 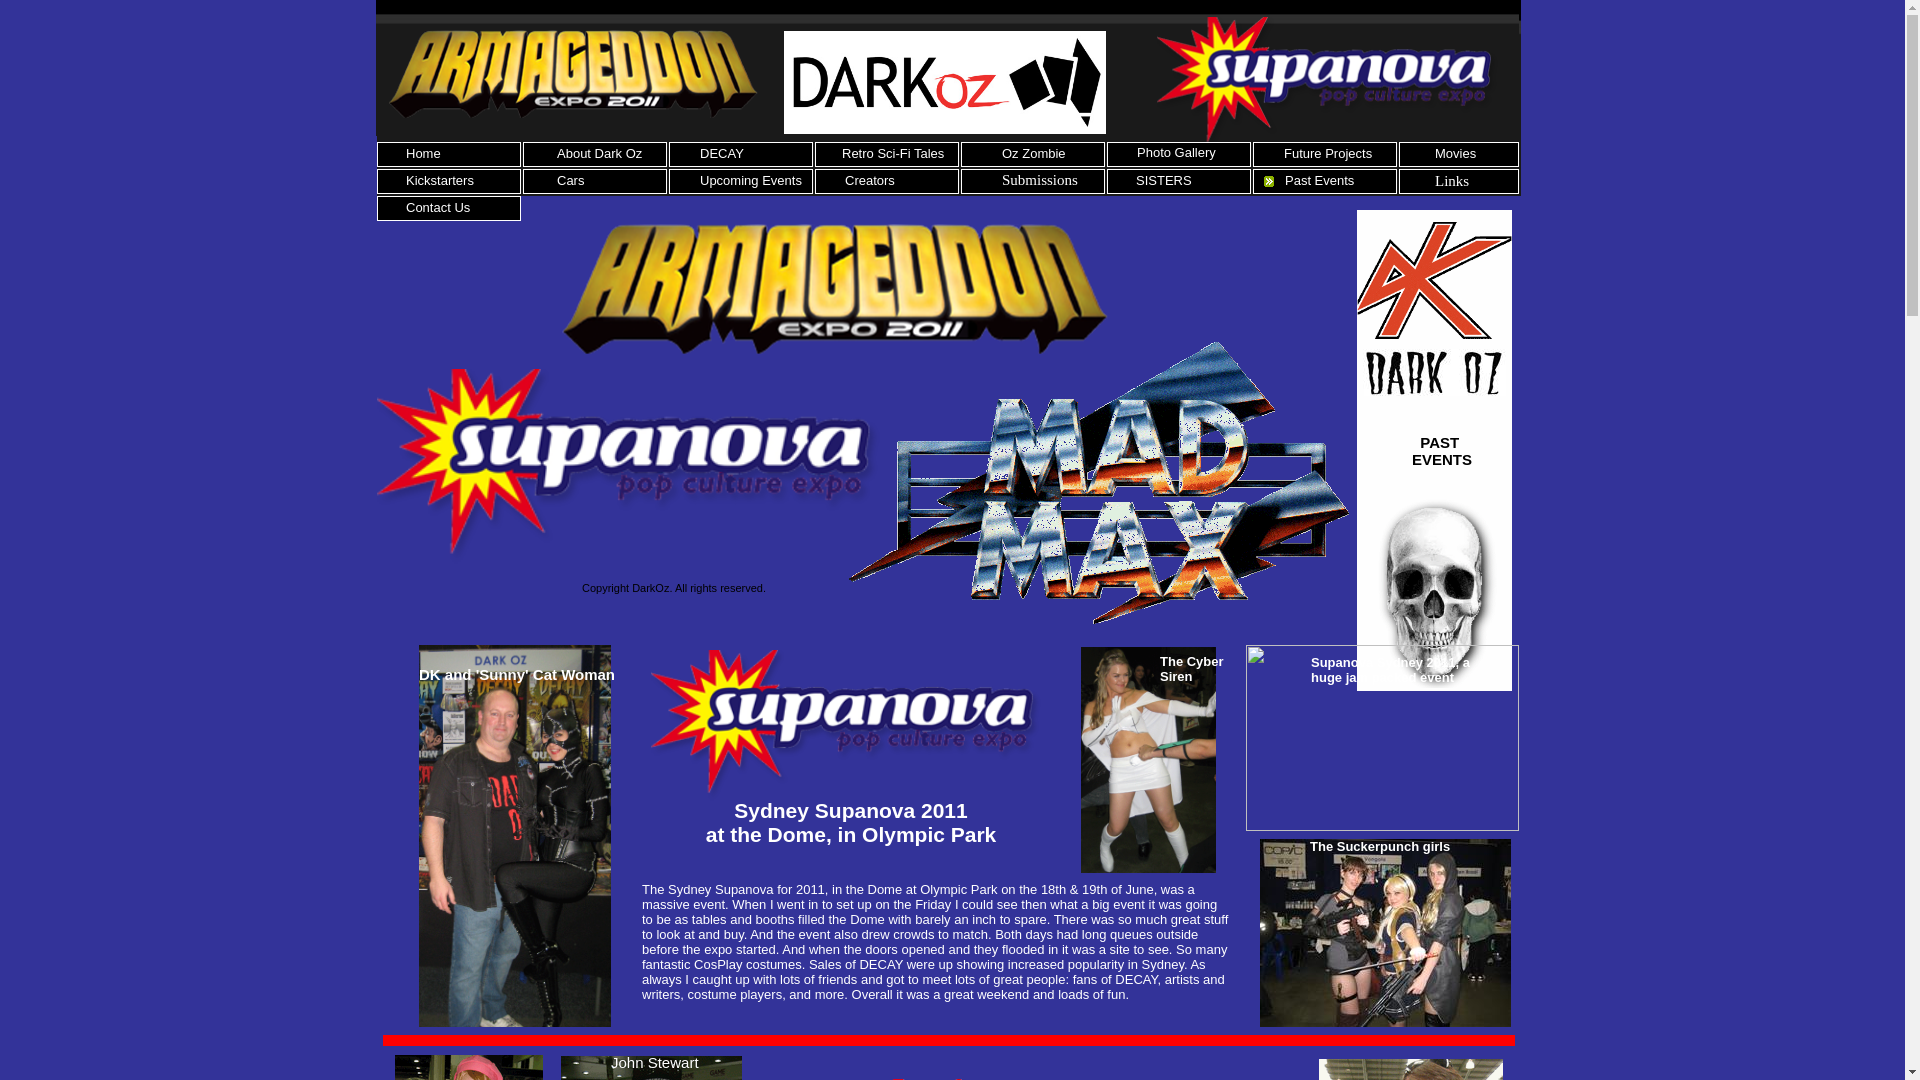 What do you see at coordinates (1040, 180) in the screenshot?
I see `'Submissions'` at bounding box center [1040, 180].